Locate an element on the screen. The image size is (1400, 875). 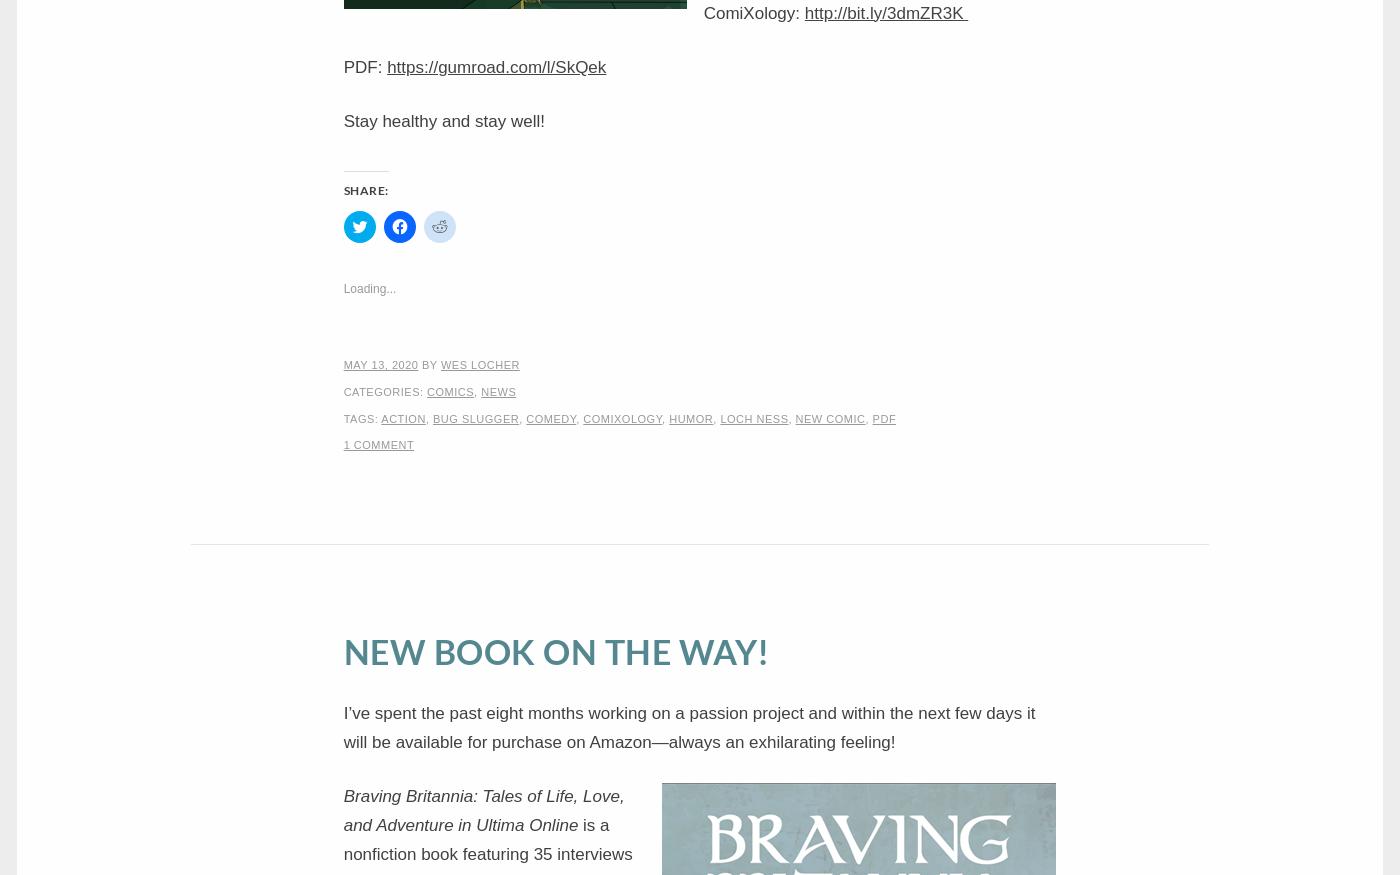
'comedy' is located at coordinates (551, 416).